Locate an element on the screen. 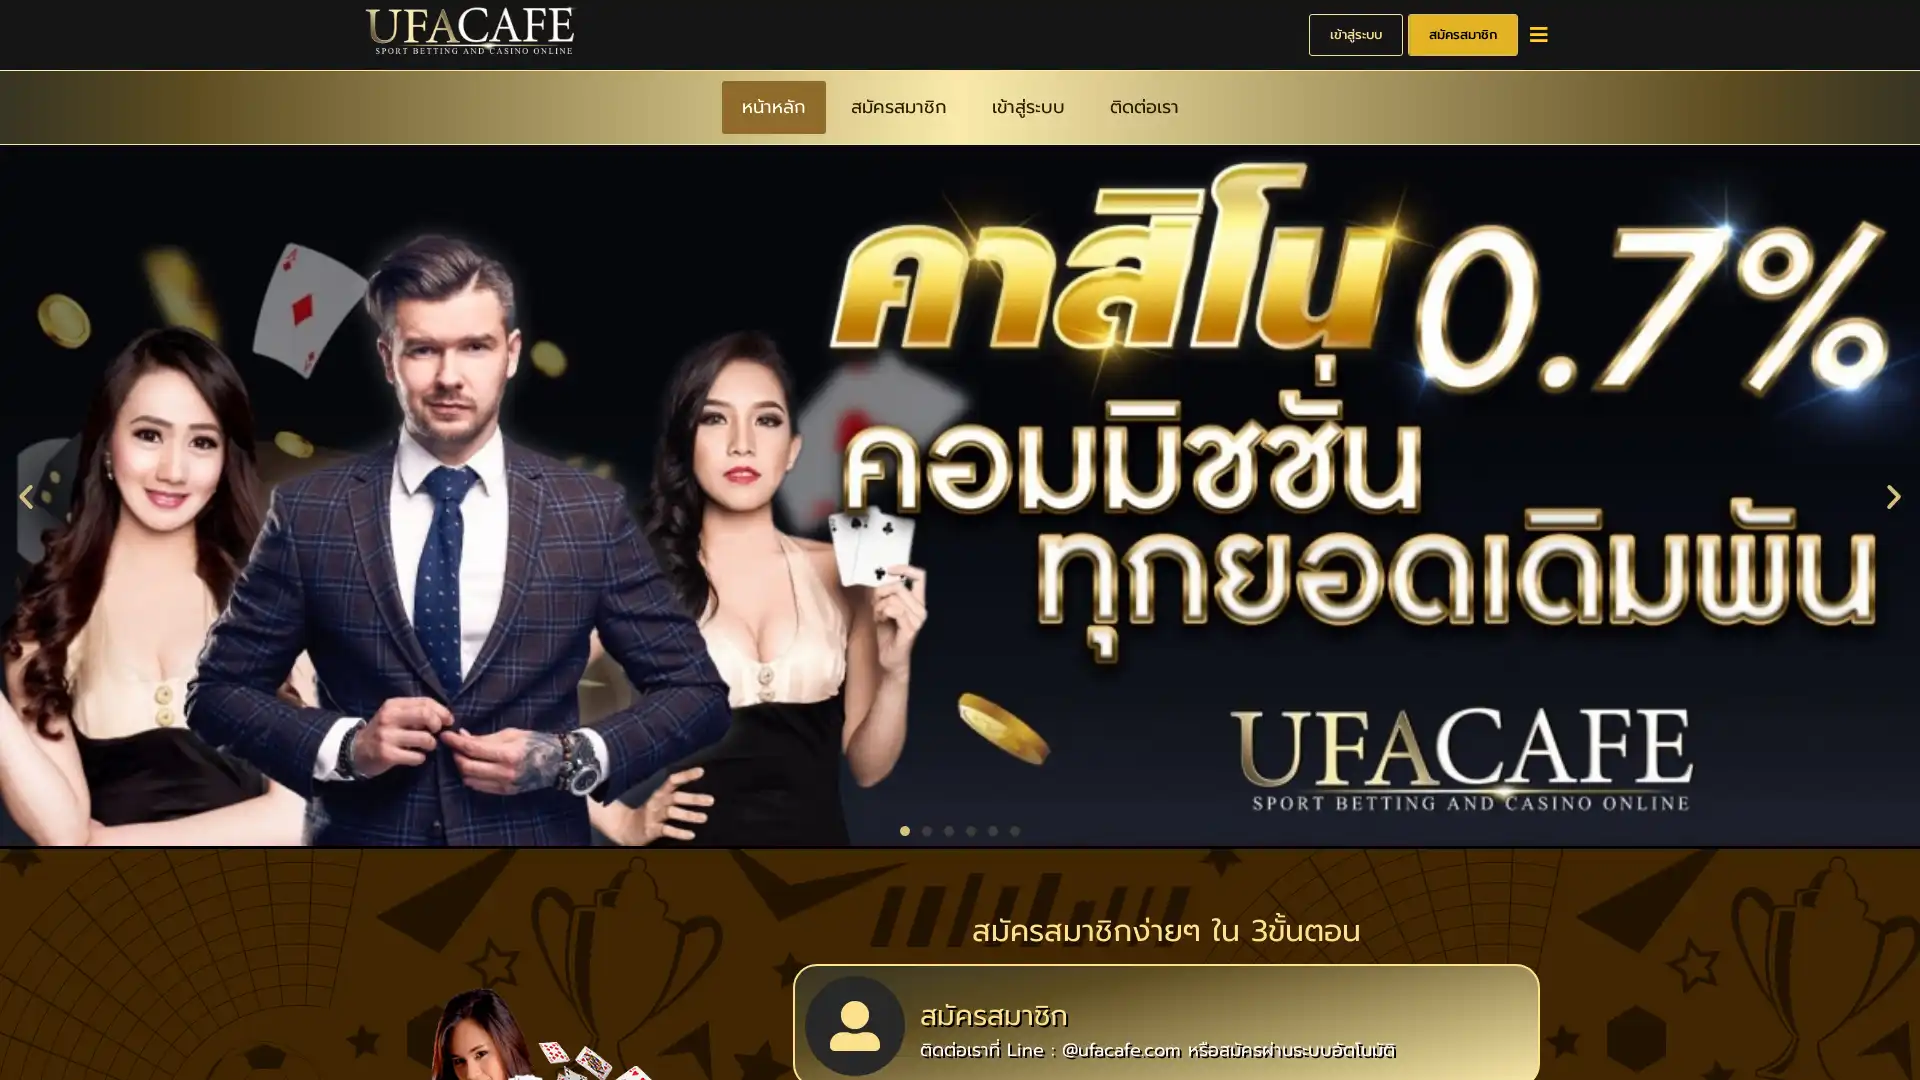 The width and height of the screenshot is (1920, 1080). Go to slide 6 is located at coordinates (1014, 828).